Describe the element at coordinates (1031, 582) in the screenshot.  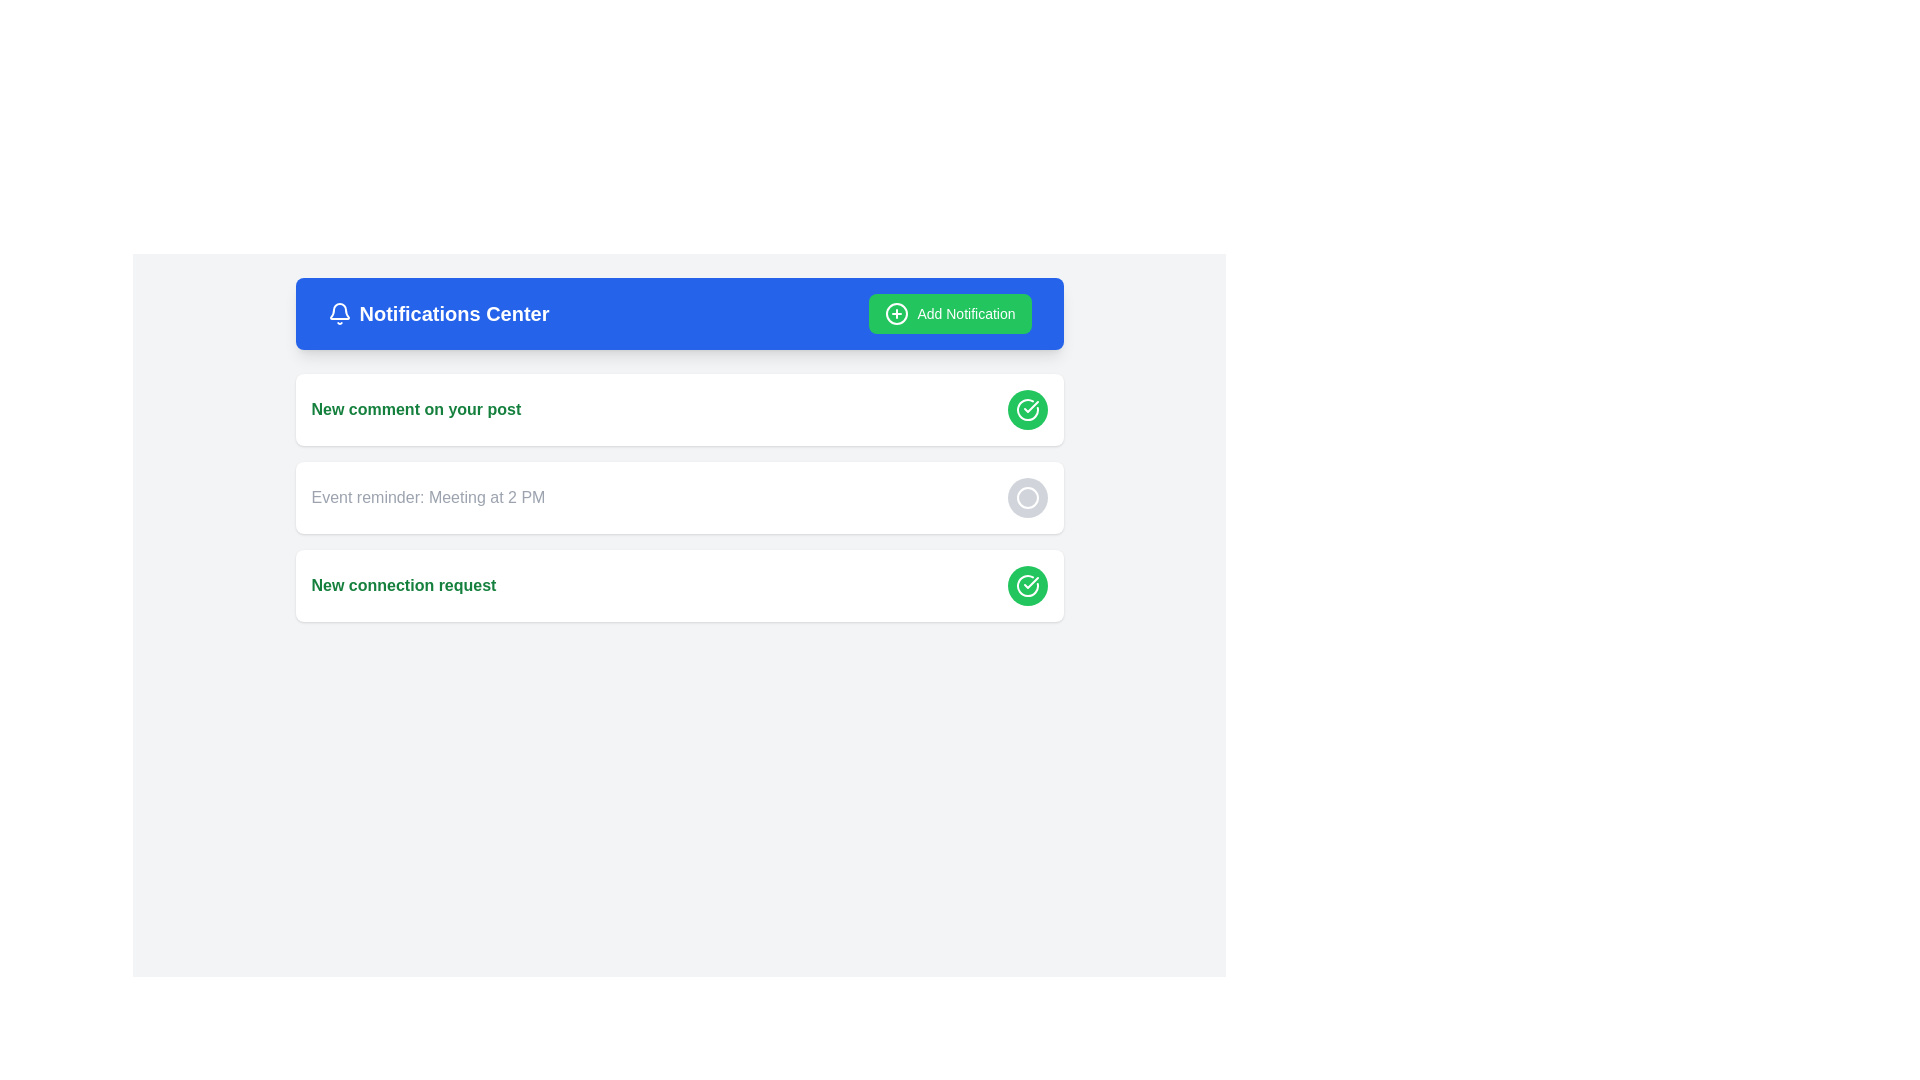
I see `the visual indication of the checkmark icon, which is a small graphic styled with a curved and linear design, located near the upper right corner of the first notification entry in the list` at that location.